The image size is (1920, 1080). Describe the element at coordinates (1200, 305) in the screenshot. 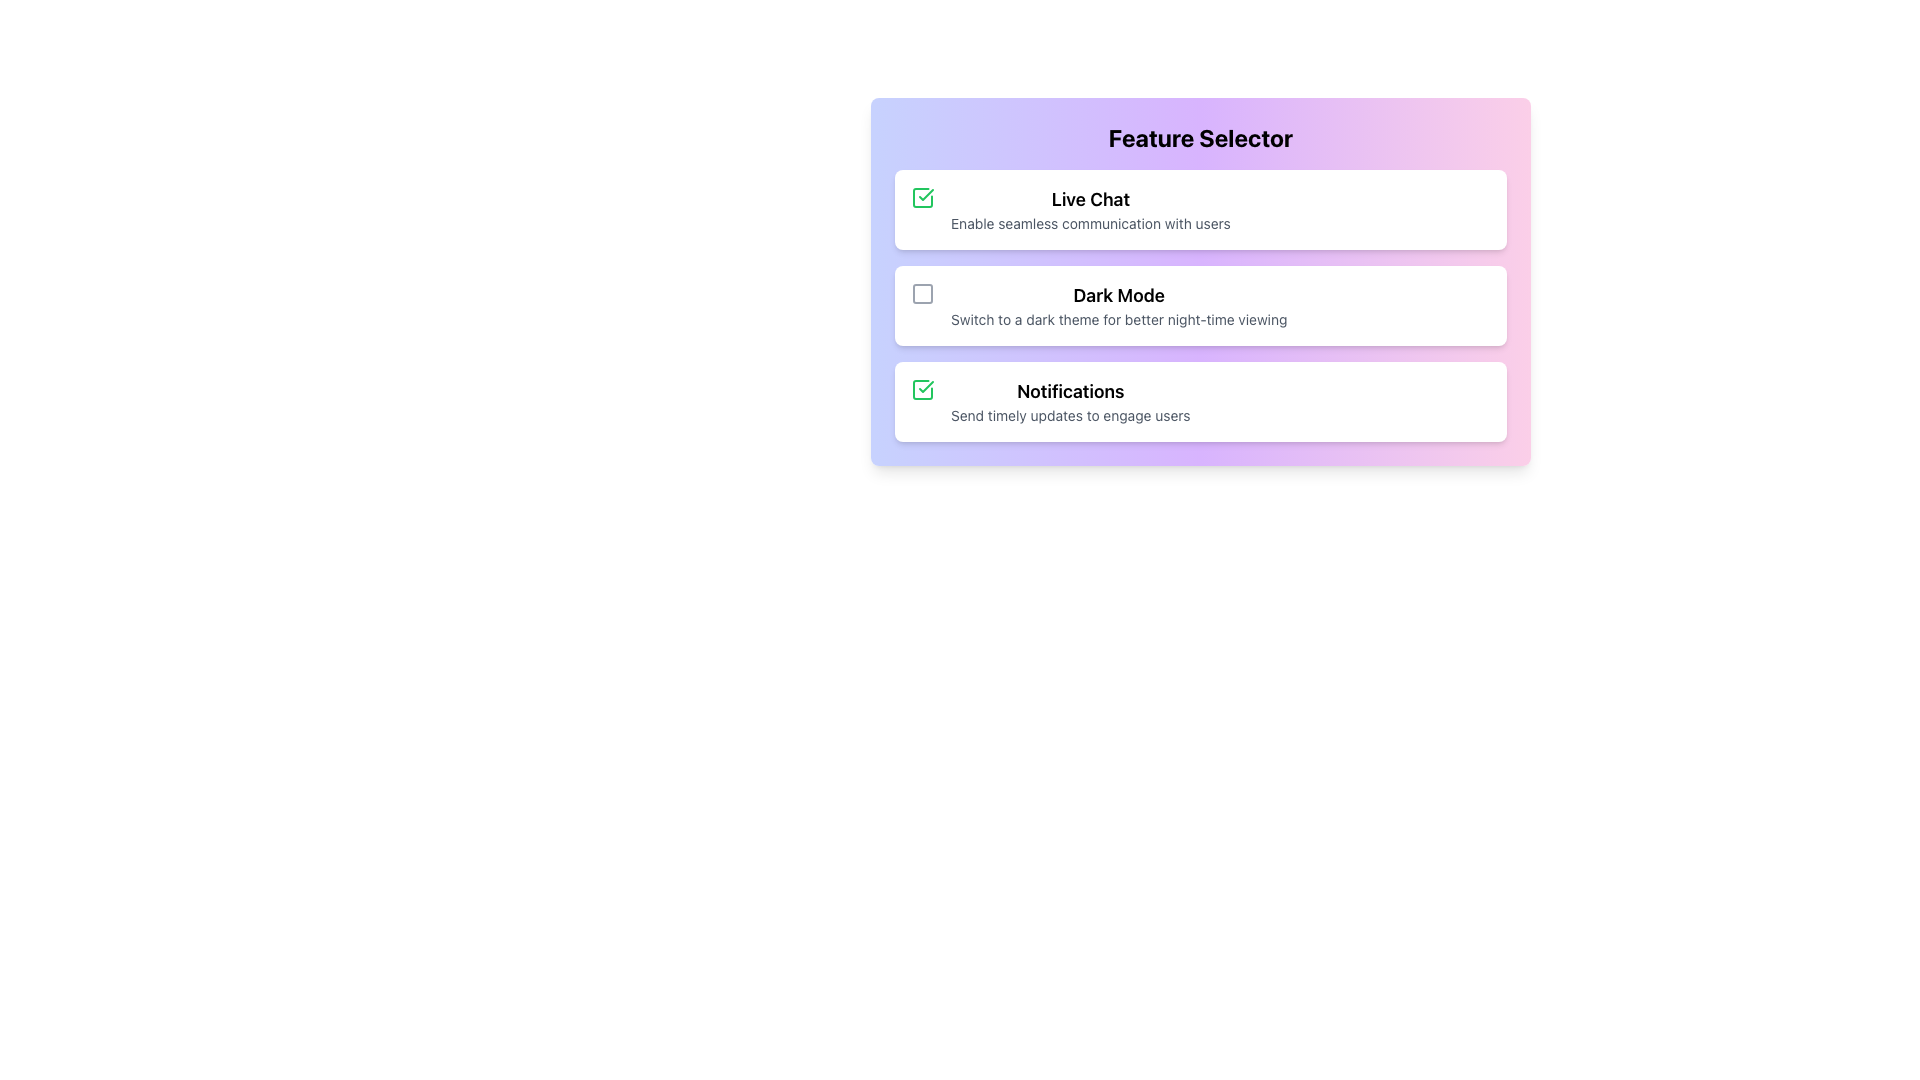

I see `the 'Dark Mode' card element in the 'Feature Selector' panel` at that location.